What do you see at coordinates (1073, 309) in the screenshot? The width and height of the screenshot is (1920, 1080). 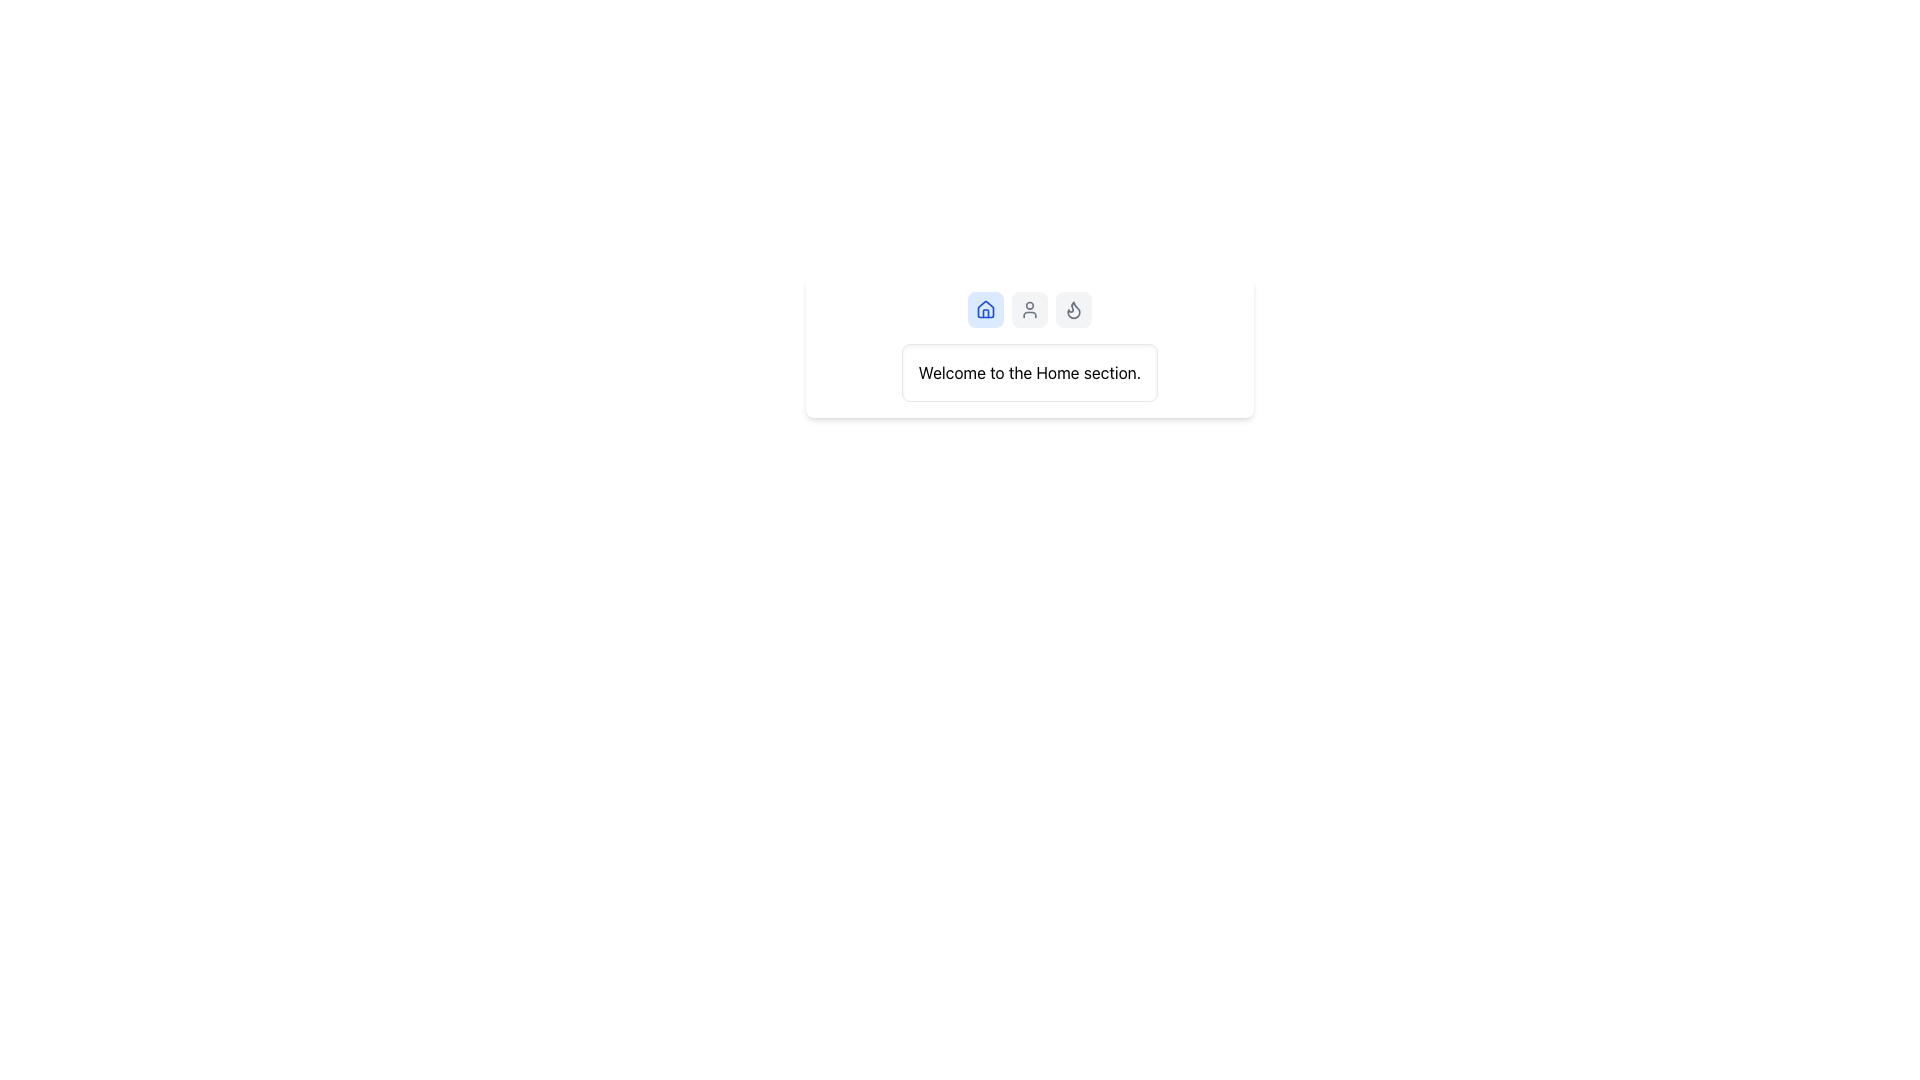 I see `the flame-shaped icon located in the fourth position of a horizontal group of icons, styled with a minimalistic outline, just above the text 'Welcome to the Home section.'` at bounding box center [1073, 309].